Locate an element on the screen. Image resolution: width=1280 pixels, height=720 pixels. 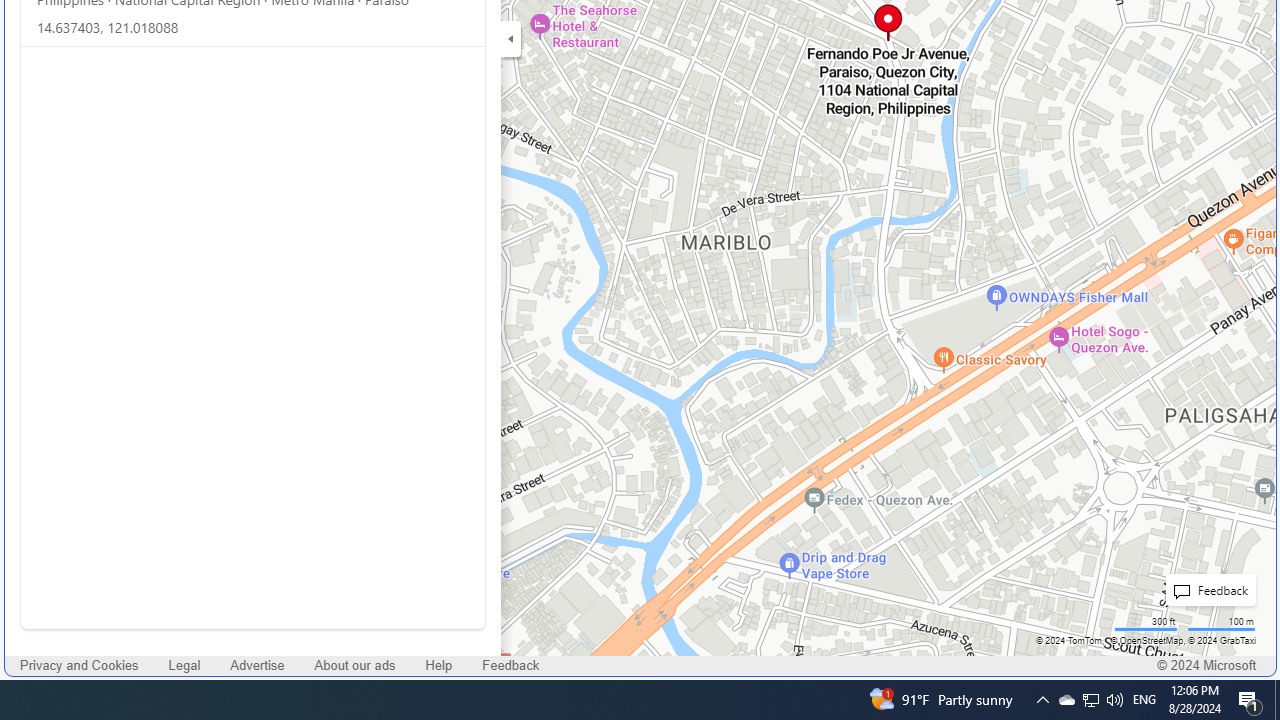
'About our ads' is located at coordinates (354, 665).